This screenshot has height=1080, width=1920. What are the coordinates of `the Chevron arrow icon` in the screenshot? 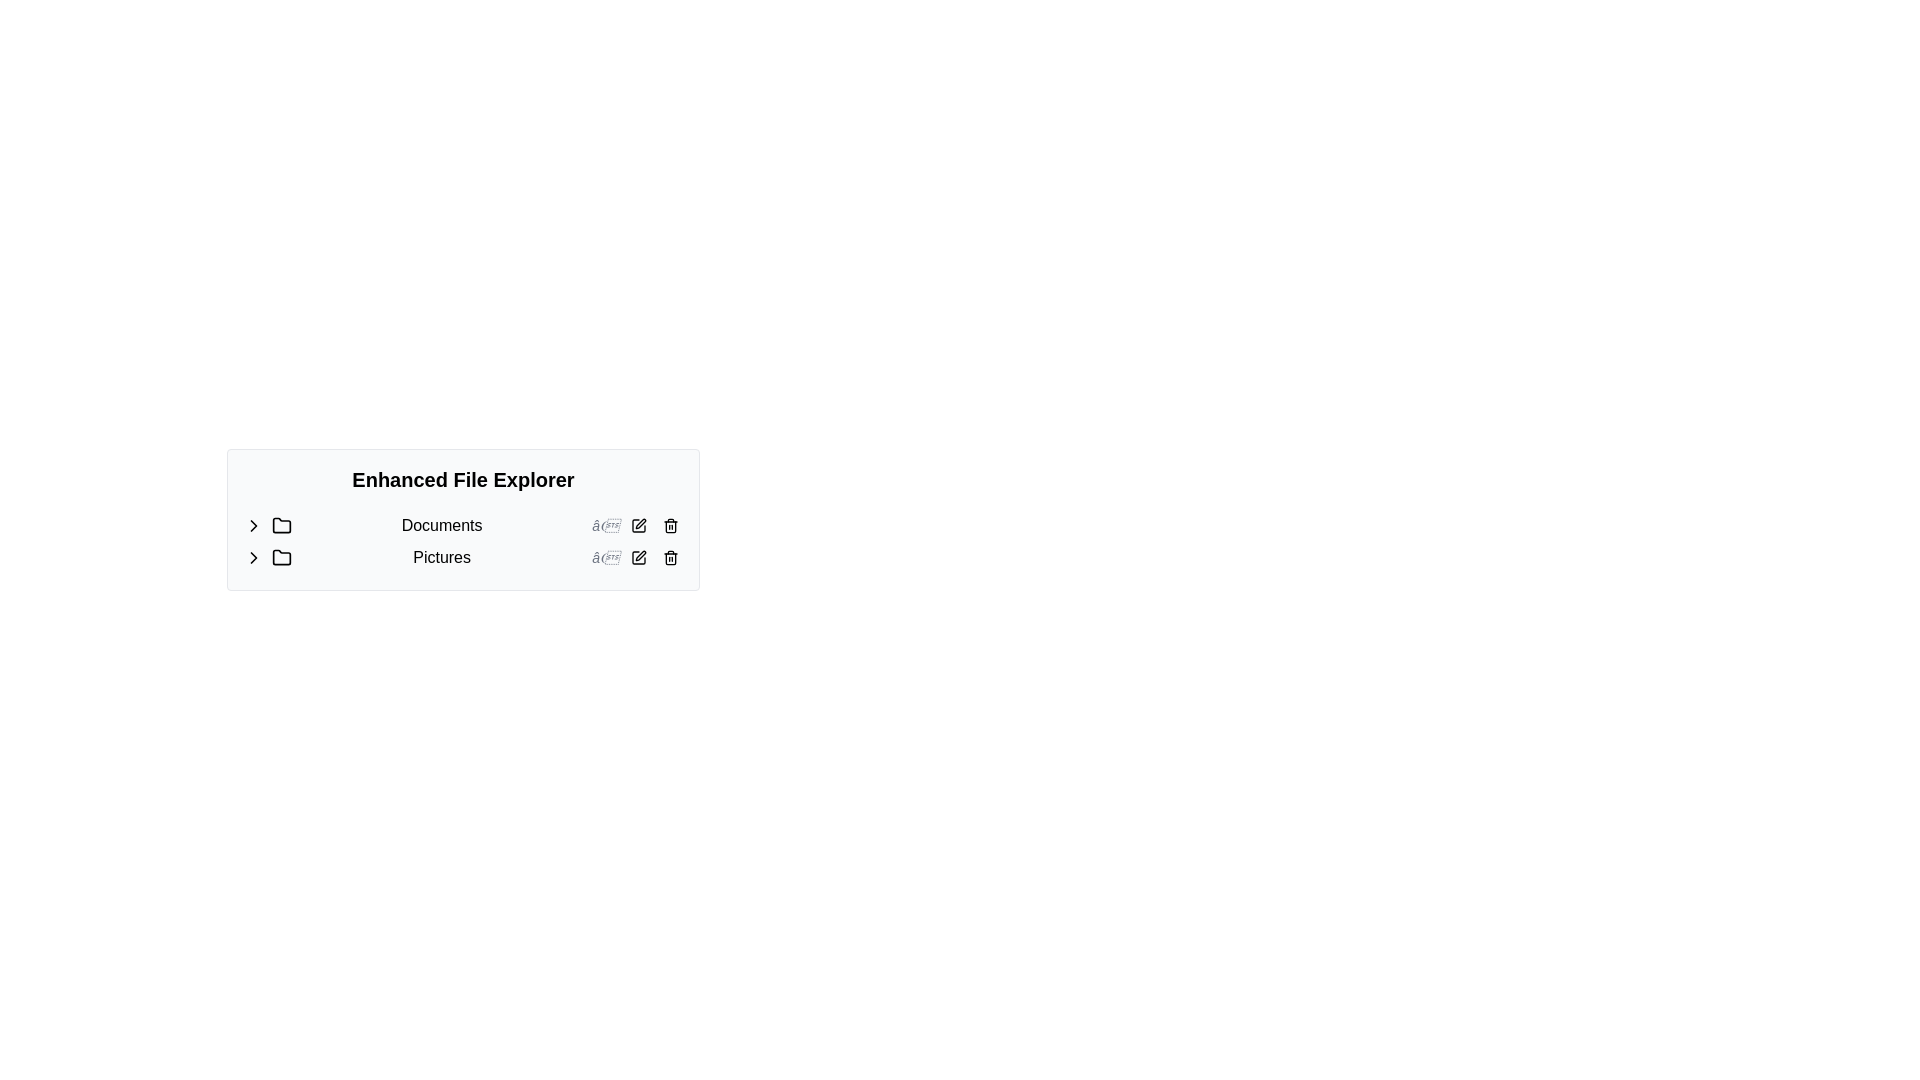 It's located at (253, 524).